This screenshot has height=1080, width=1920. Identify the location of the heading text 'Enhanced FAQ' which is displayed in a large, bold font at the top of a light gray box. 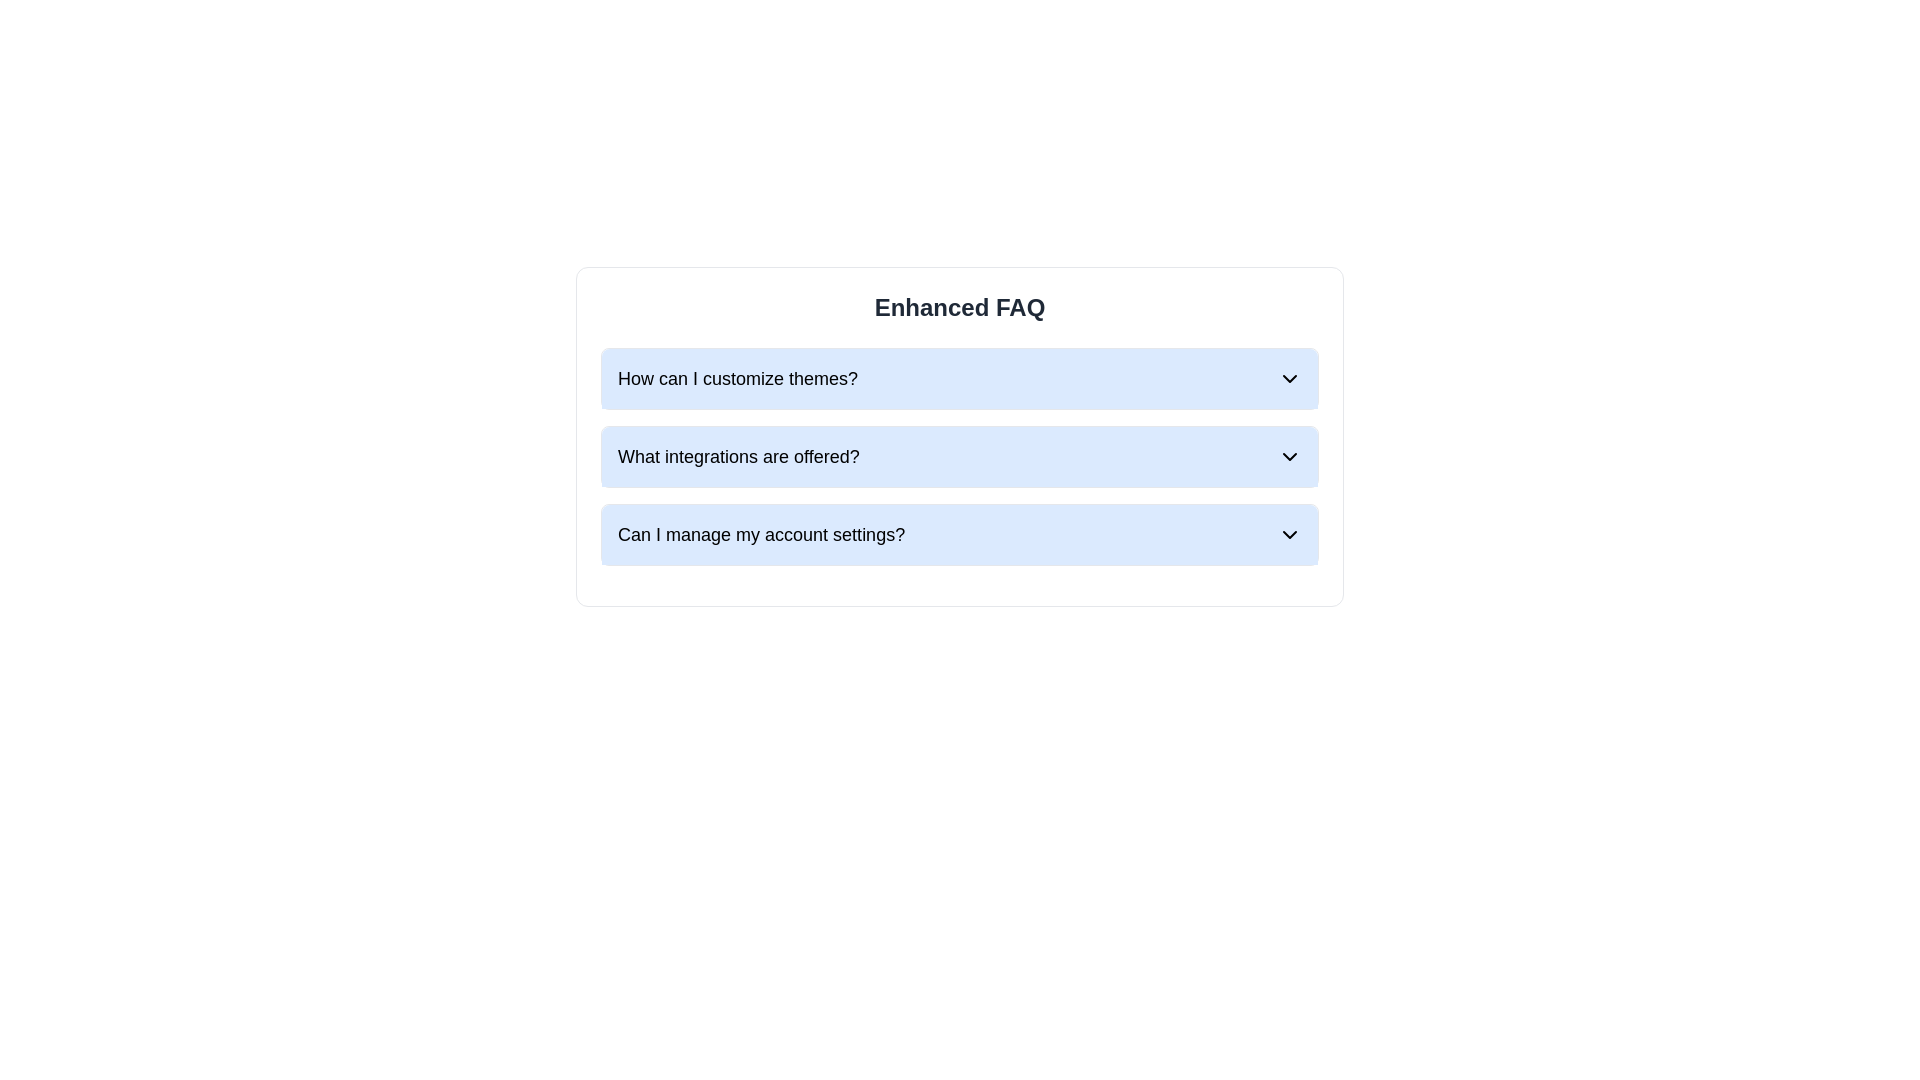
(960, 308).